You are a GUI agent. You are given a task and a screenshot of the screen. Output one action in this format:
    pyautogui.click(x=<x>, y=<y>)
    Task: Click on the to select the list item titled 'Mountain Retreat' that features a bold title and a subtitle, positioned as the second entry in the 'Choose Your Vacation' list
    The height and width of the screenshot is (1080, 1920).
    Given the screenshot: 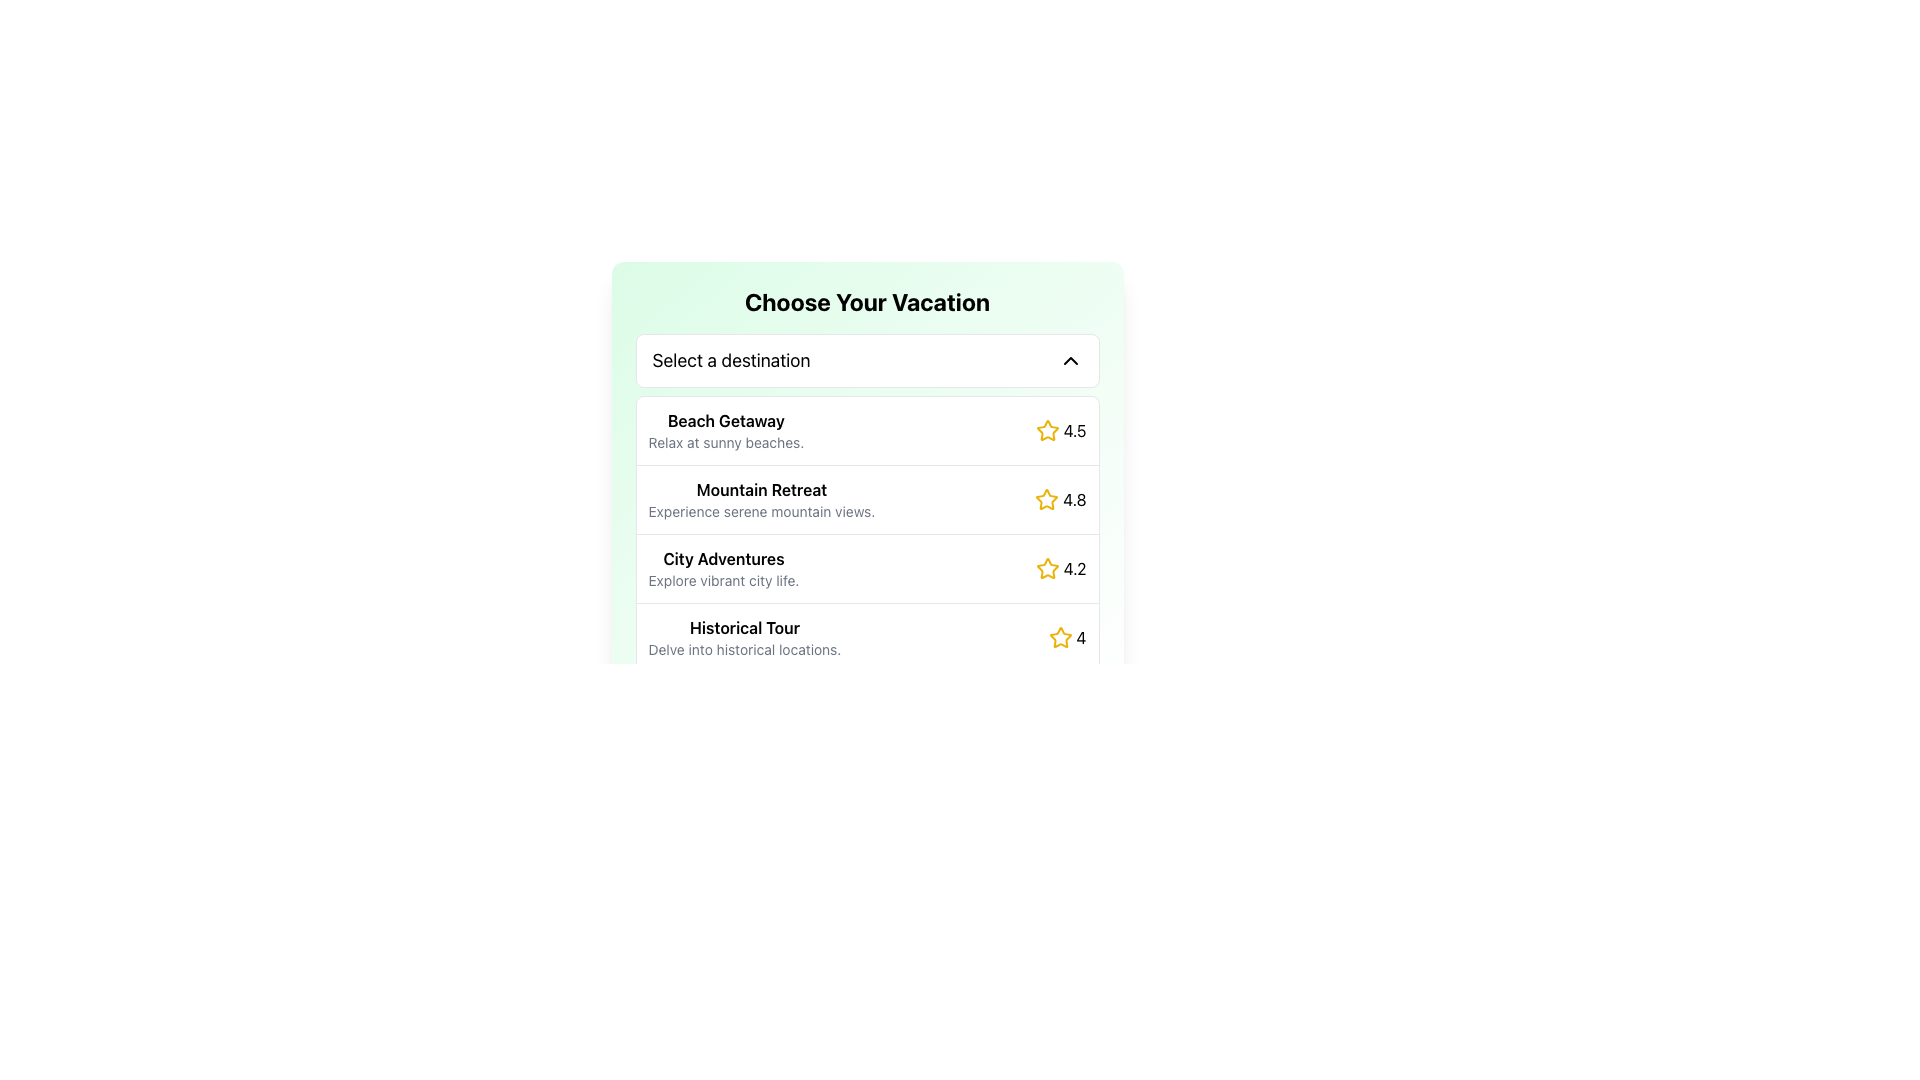 What is the action you would take?
    pyautogui.click(x=760, y=499)
    